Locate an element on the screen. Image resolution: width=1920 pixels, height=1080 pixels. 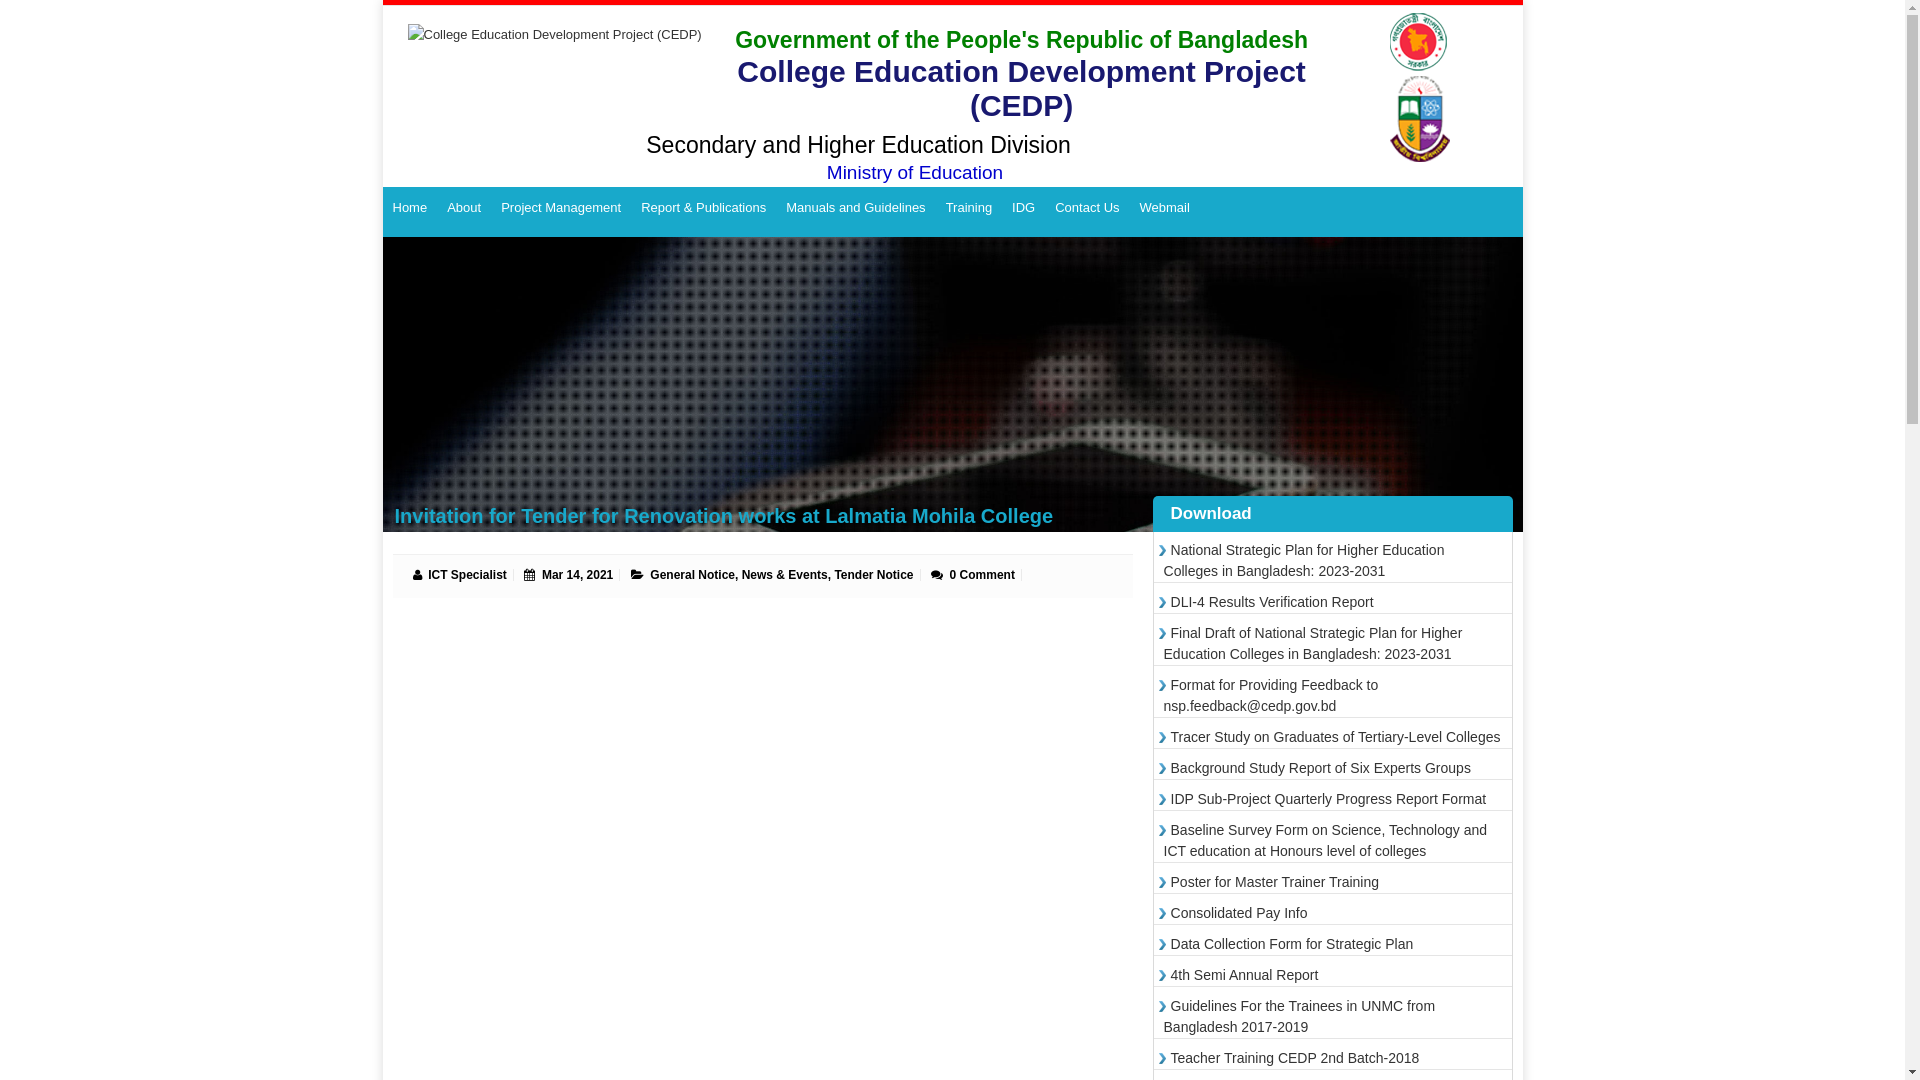
'Consolidated Pay Info' is located at coordinates (1235, 913).